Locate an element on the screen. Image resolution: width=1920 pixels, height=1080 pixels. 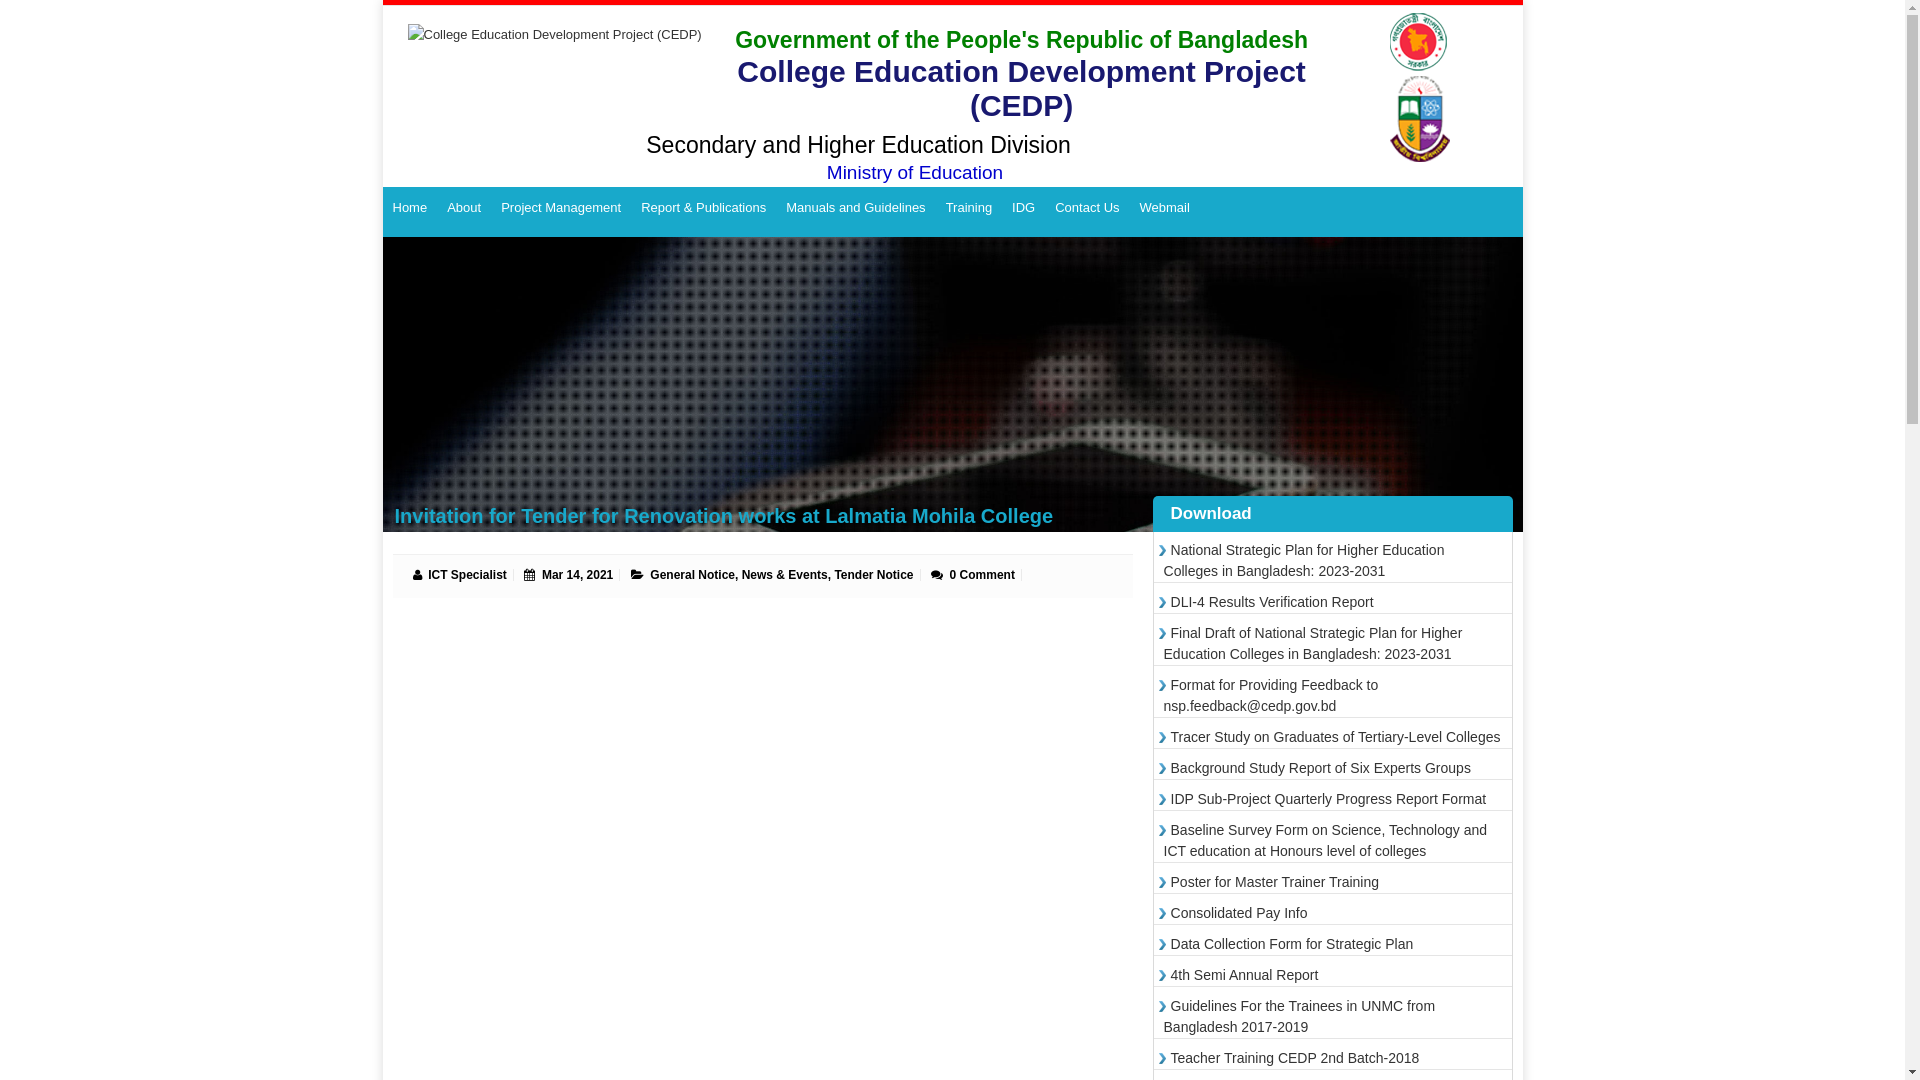
'Consolidated Pay Info' is located at coordinates (1235, 913).